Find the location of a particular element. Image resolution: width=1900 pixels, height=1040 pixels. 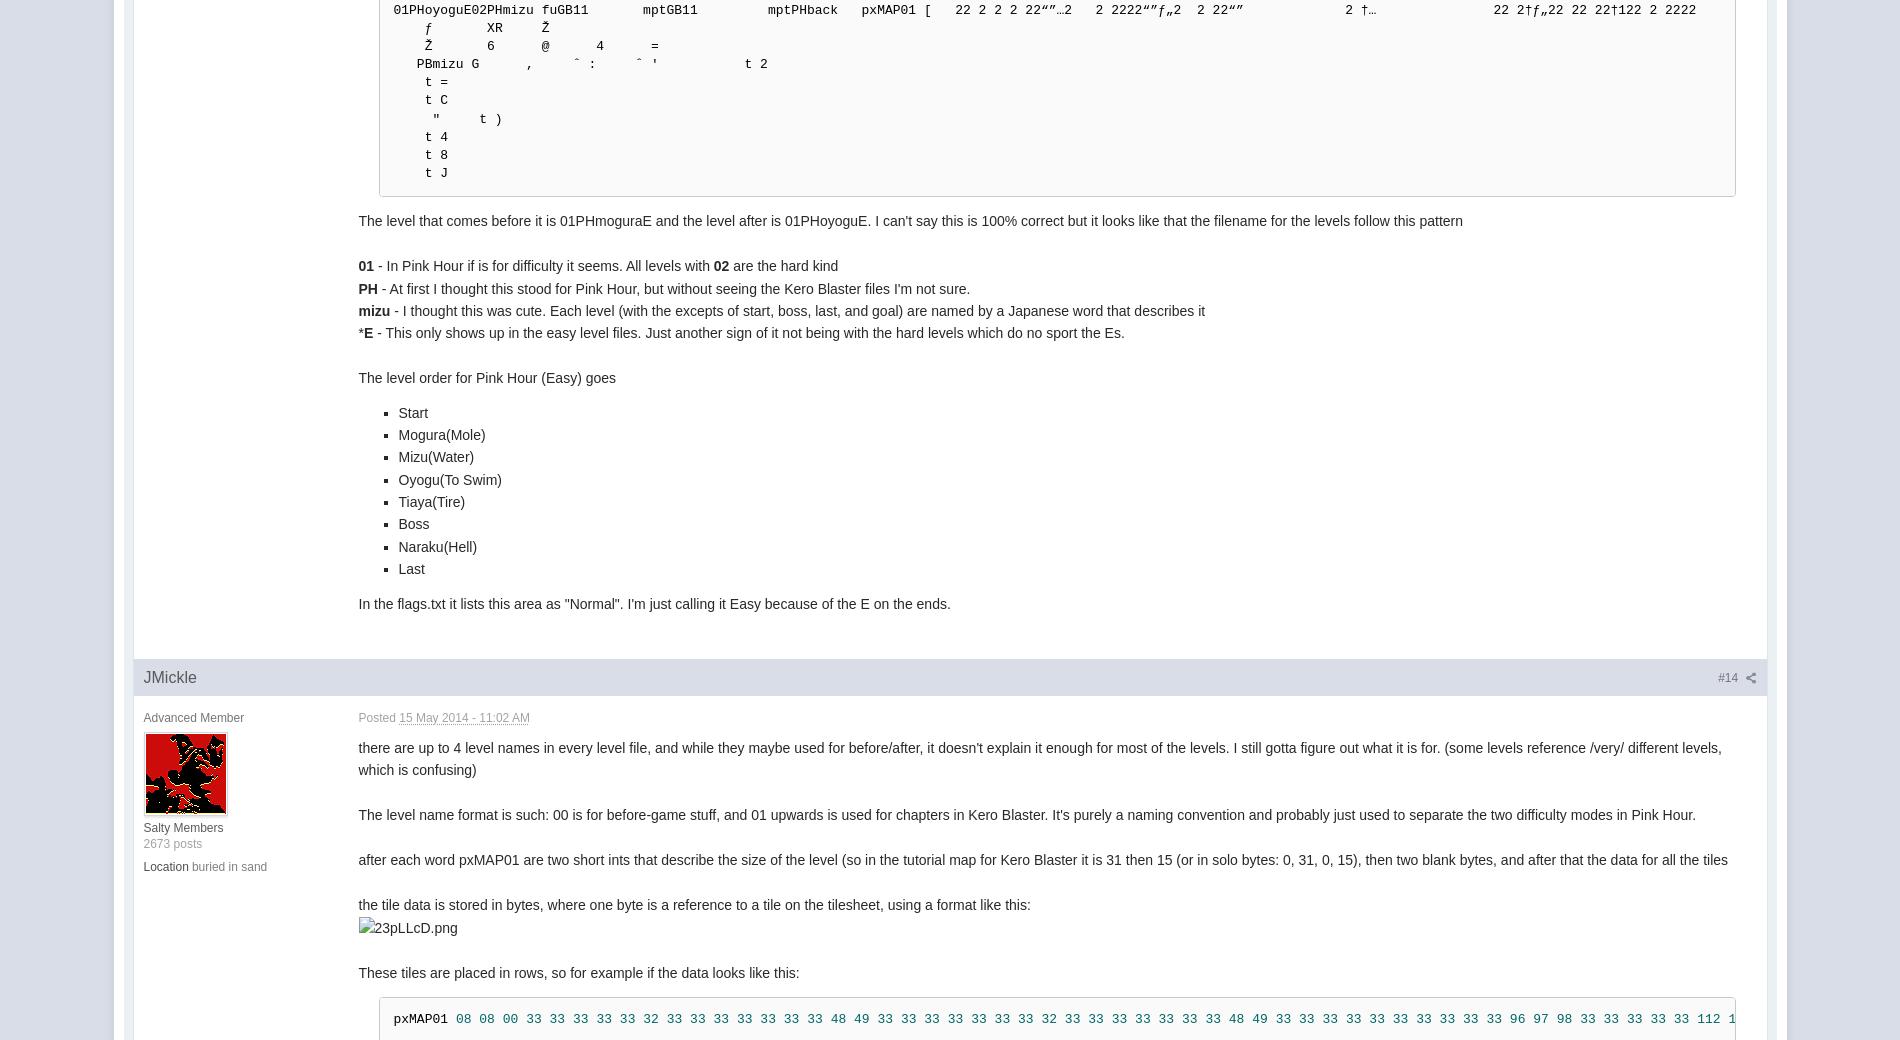

'Naraku(Hell)' is located at coordinates (436, 545).